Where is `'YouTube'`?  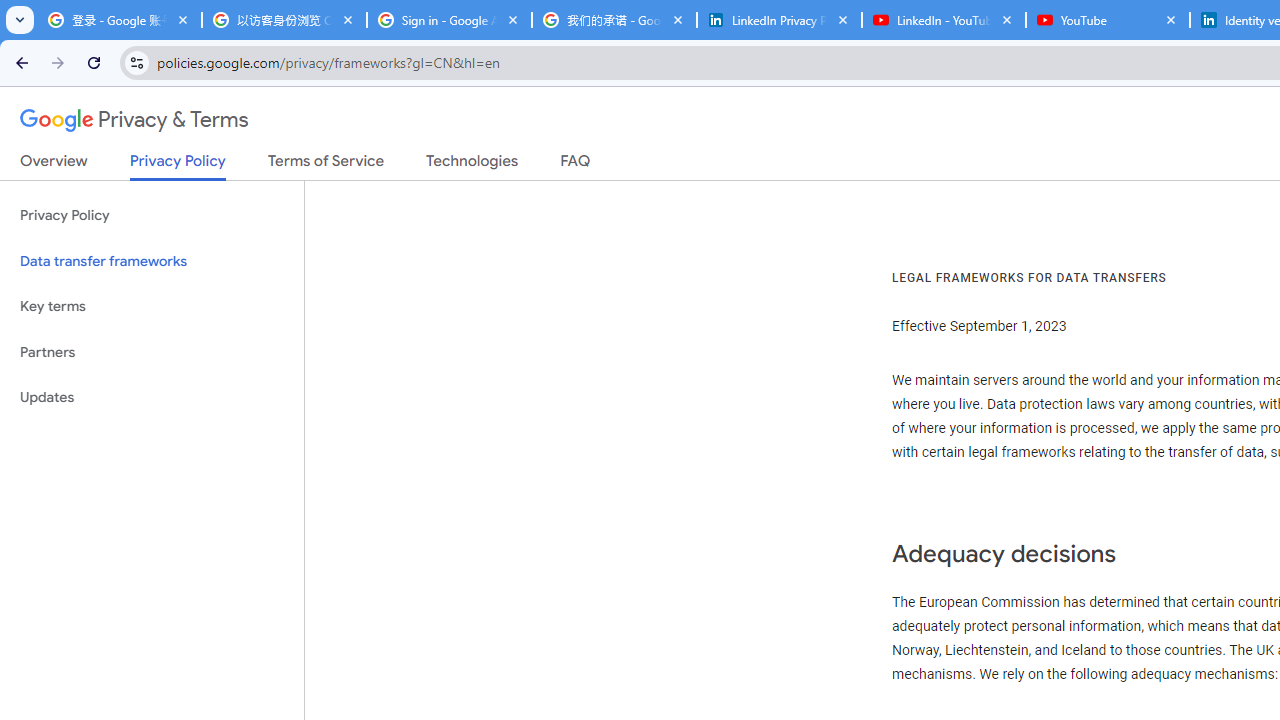
'YouTube' is located at coordinates (1107, 20).